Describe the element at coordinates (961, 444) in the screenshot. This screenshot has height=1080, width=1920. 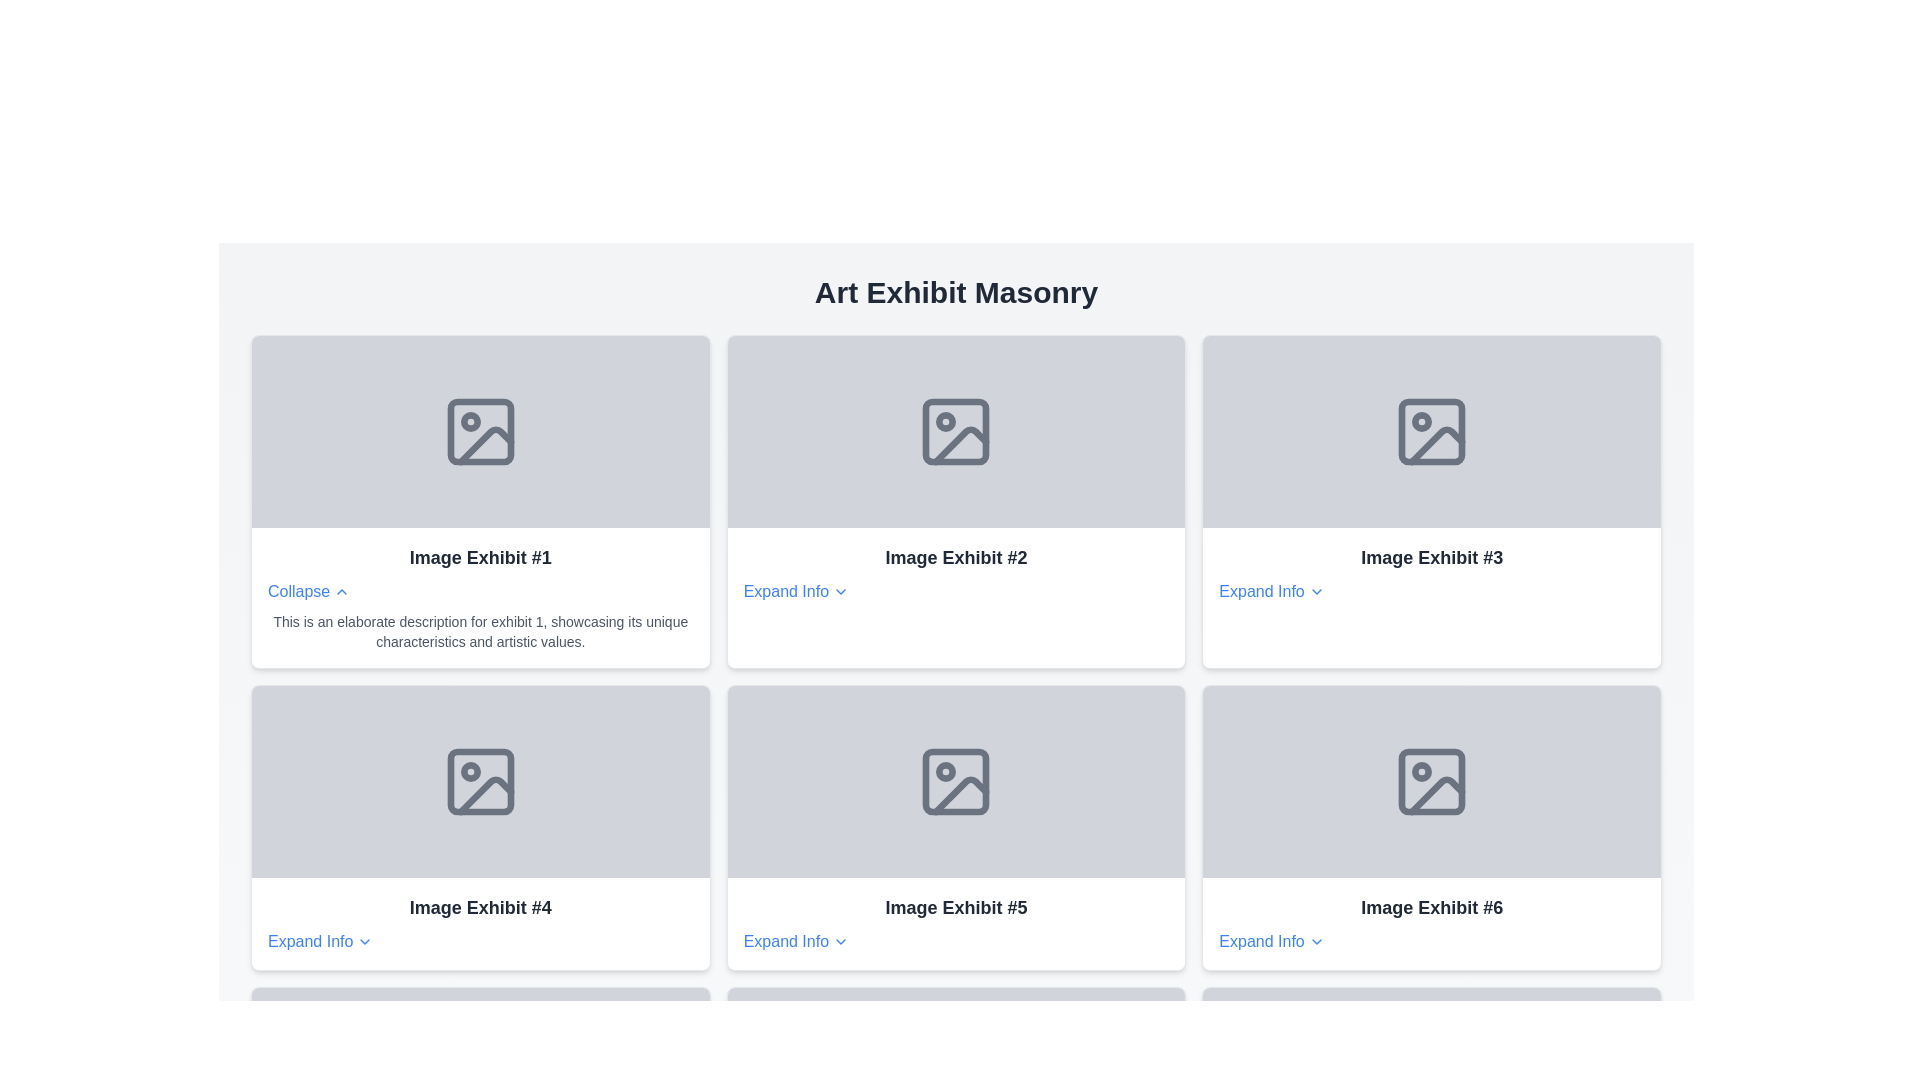
I see `the decorative graphical element located centrally inside the graphical placeholder icon in the second card of the top row of the 'Art Exhibit Masonry'` at that location.